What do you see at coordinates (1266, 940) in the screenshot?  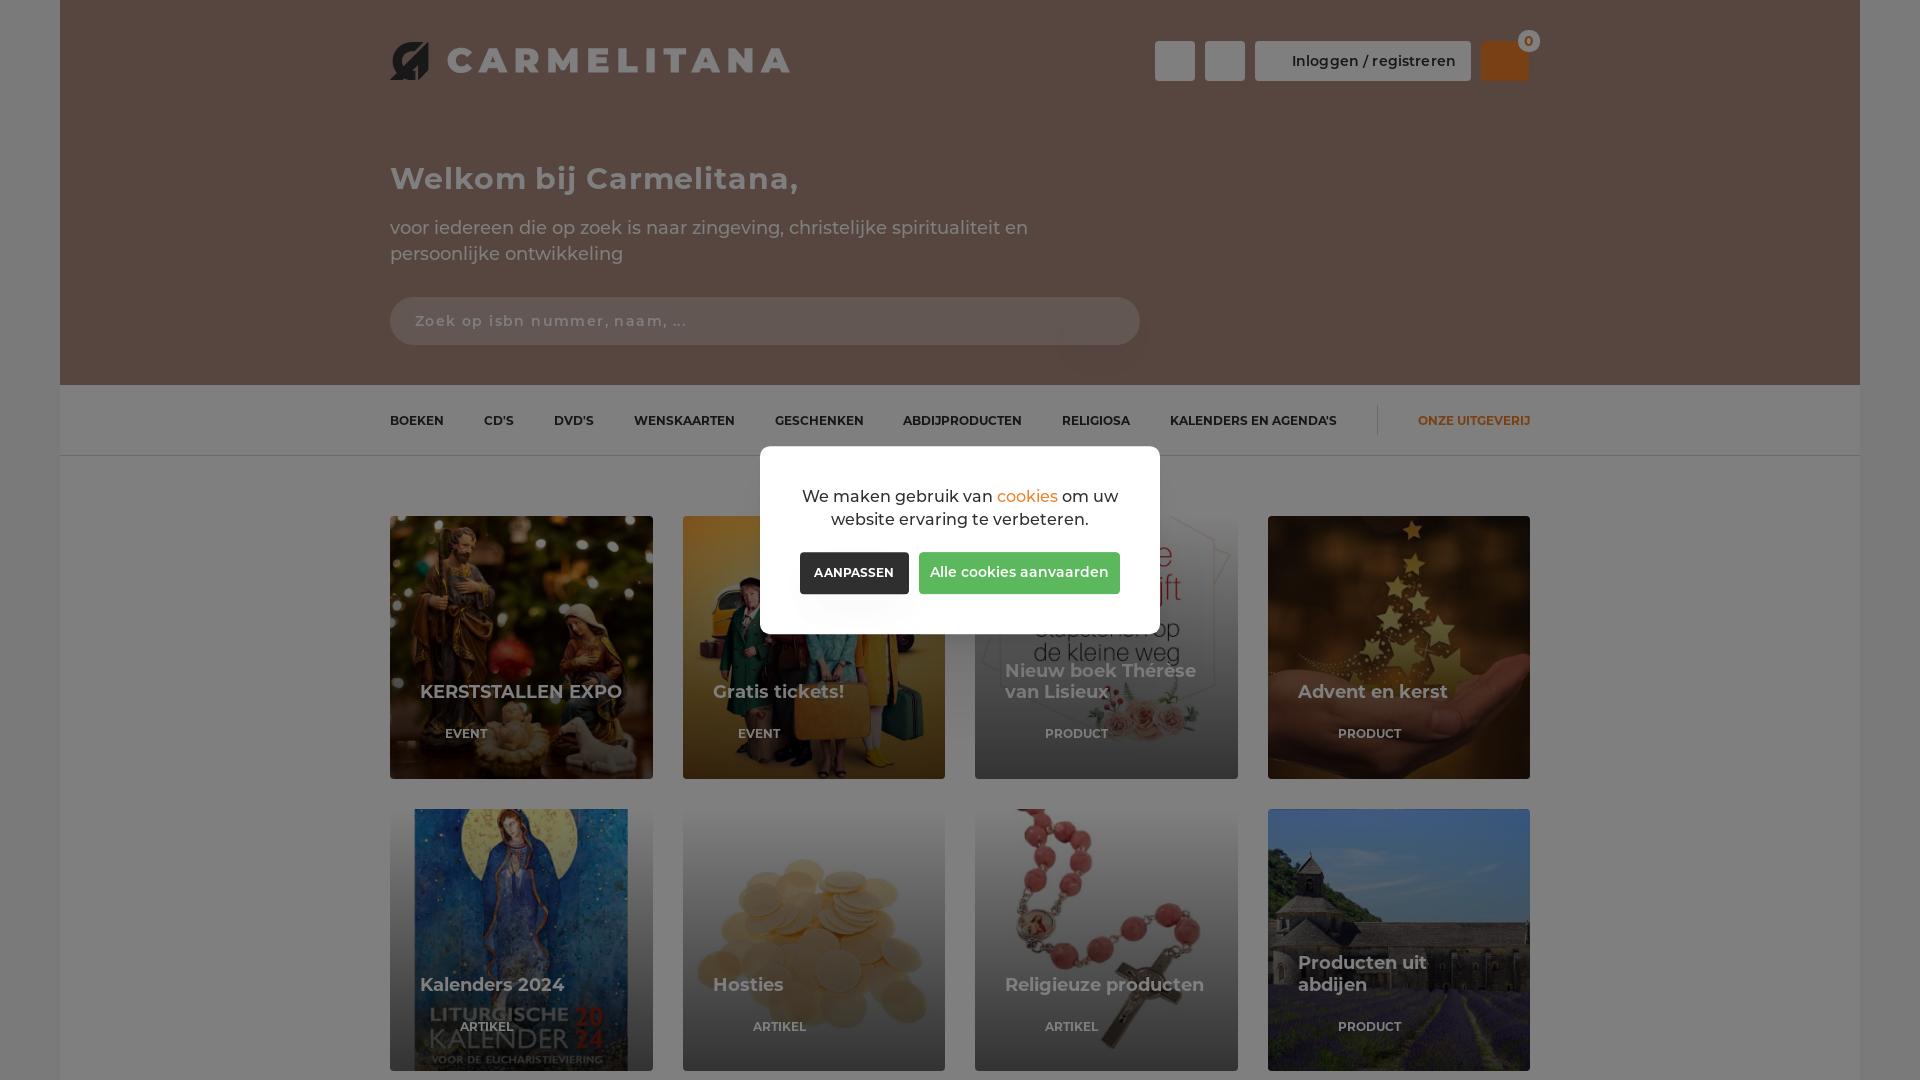 I see `'Producten uit abdijen` at bounding box center [1266, 940].